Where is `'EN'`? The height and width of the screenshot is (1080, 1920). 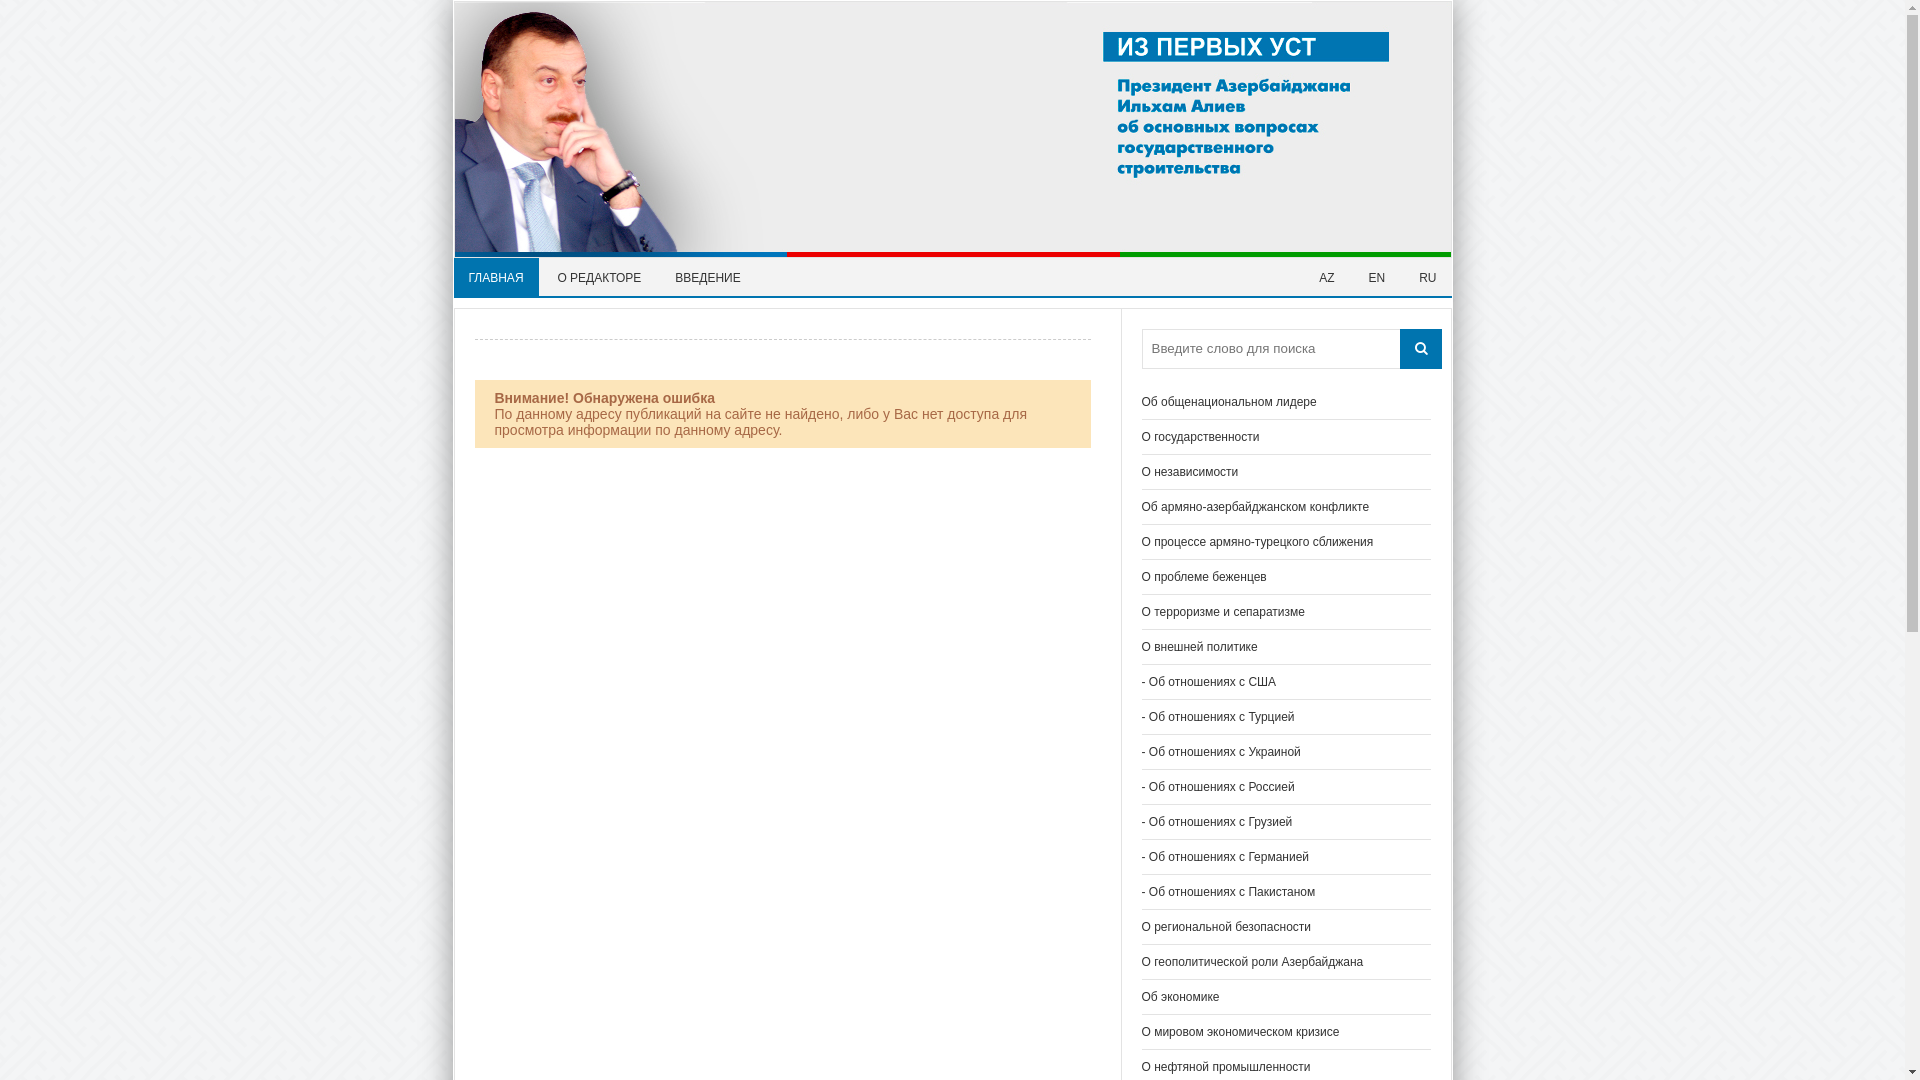 'EN' is located at coordinates (1376, 277).